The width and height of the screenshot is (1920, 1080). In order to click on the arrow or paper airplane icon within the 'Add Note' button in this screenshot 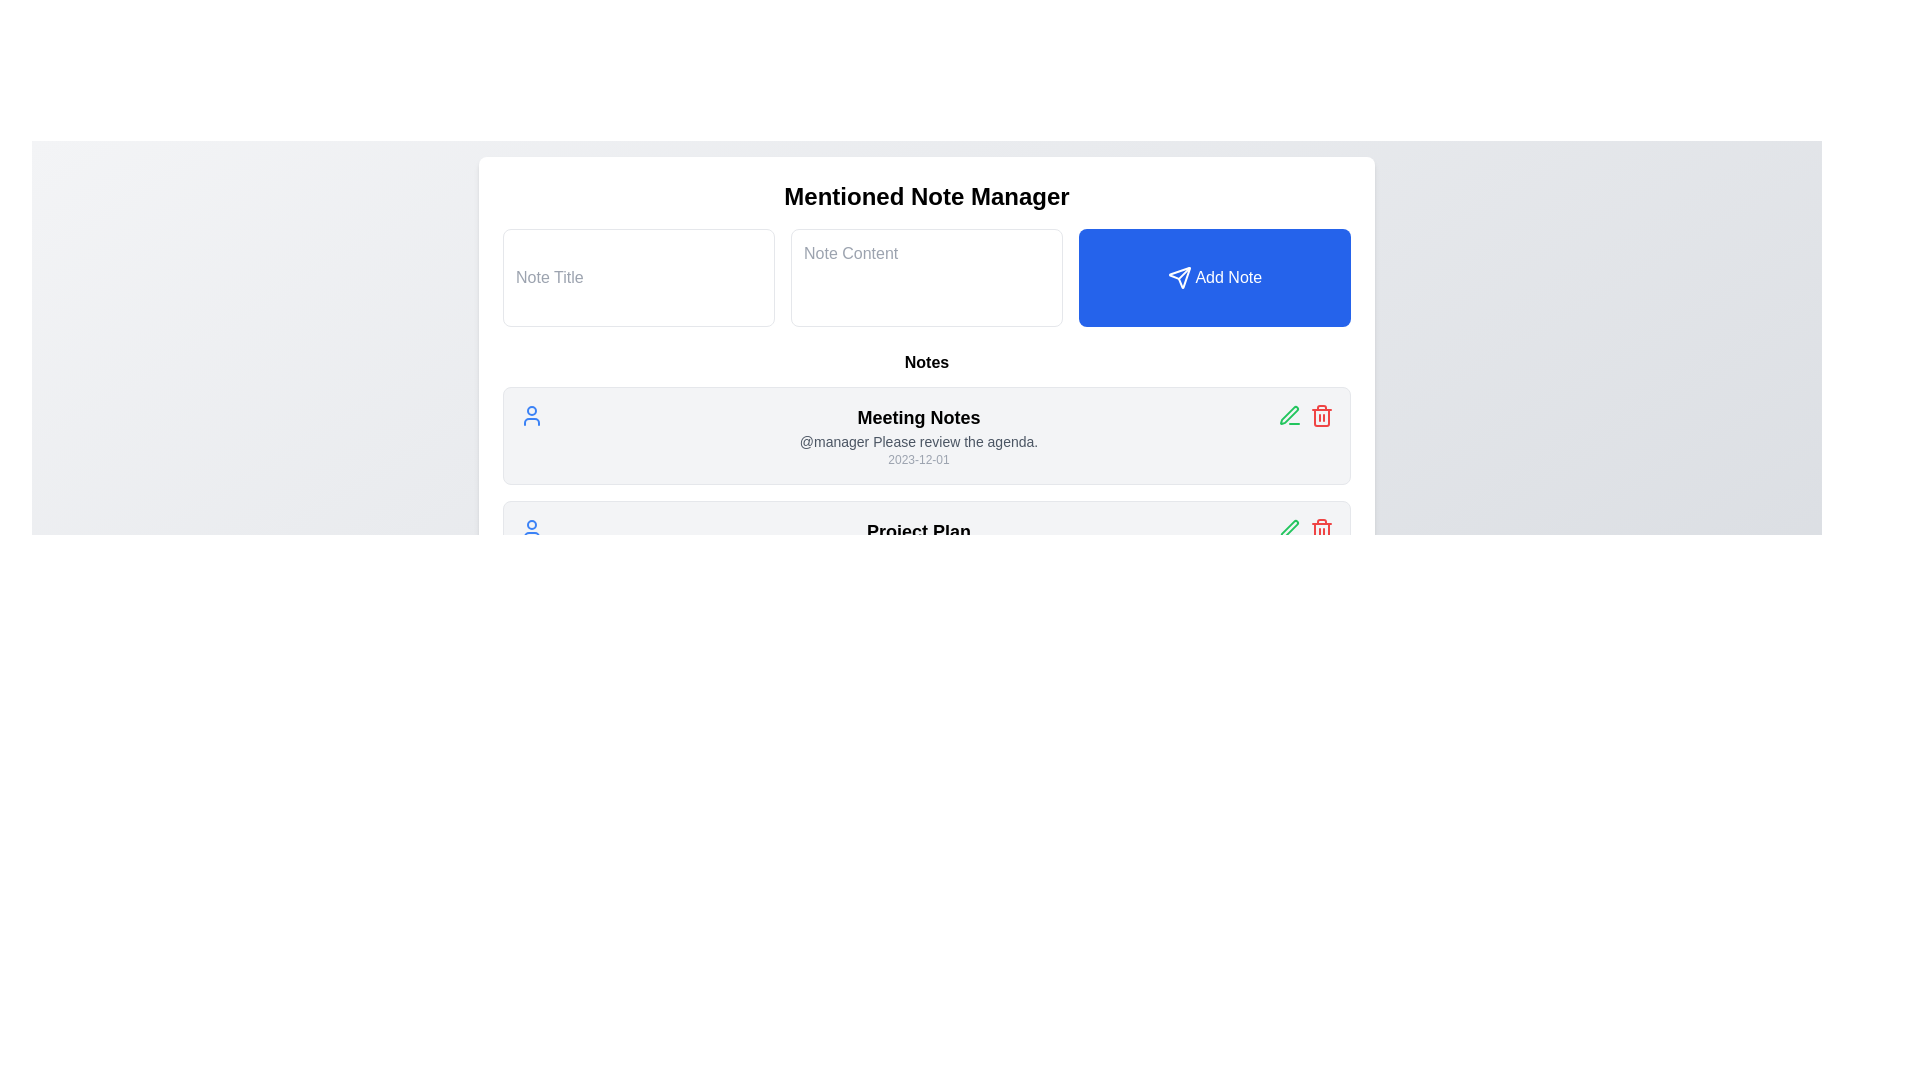, I will do `click(1179, 278)`.